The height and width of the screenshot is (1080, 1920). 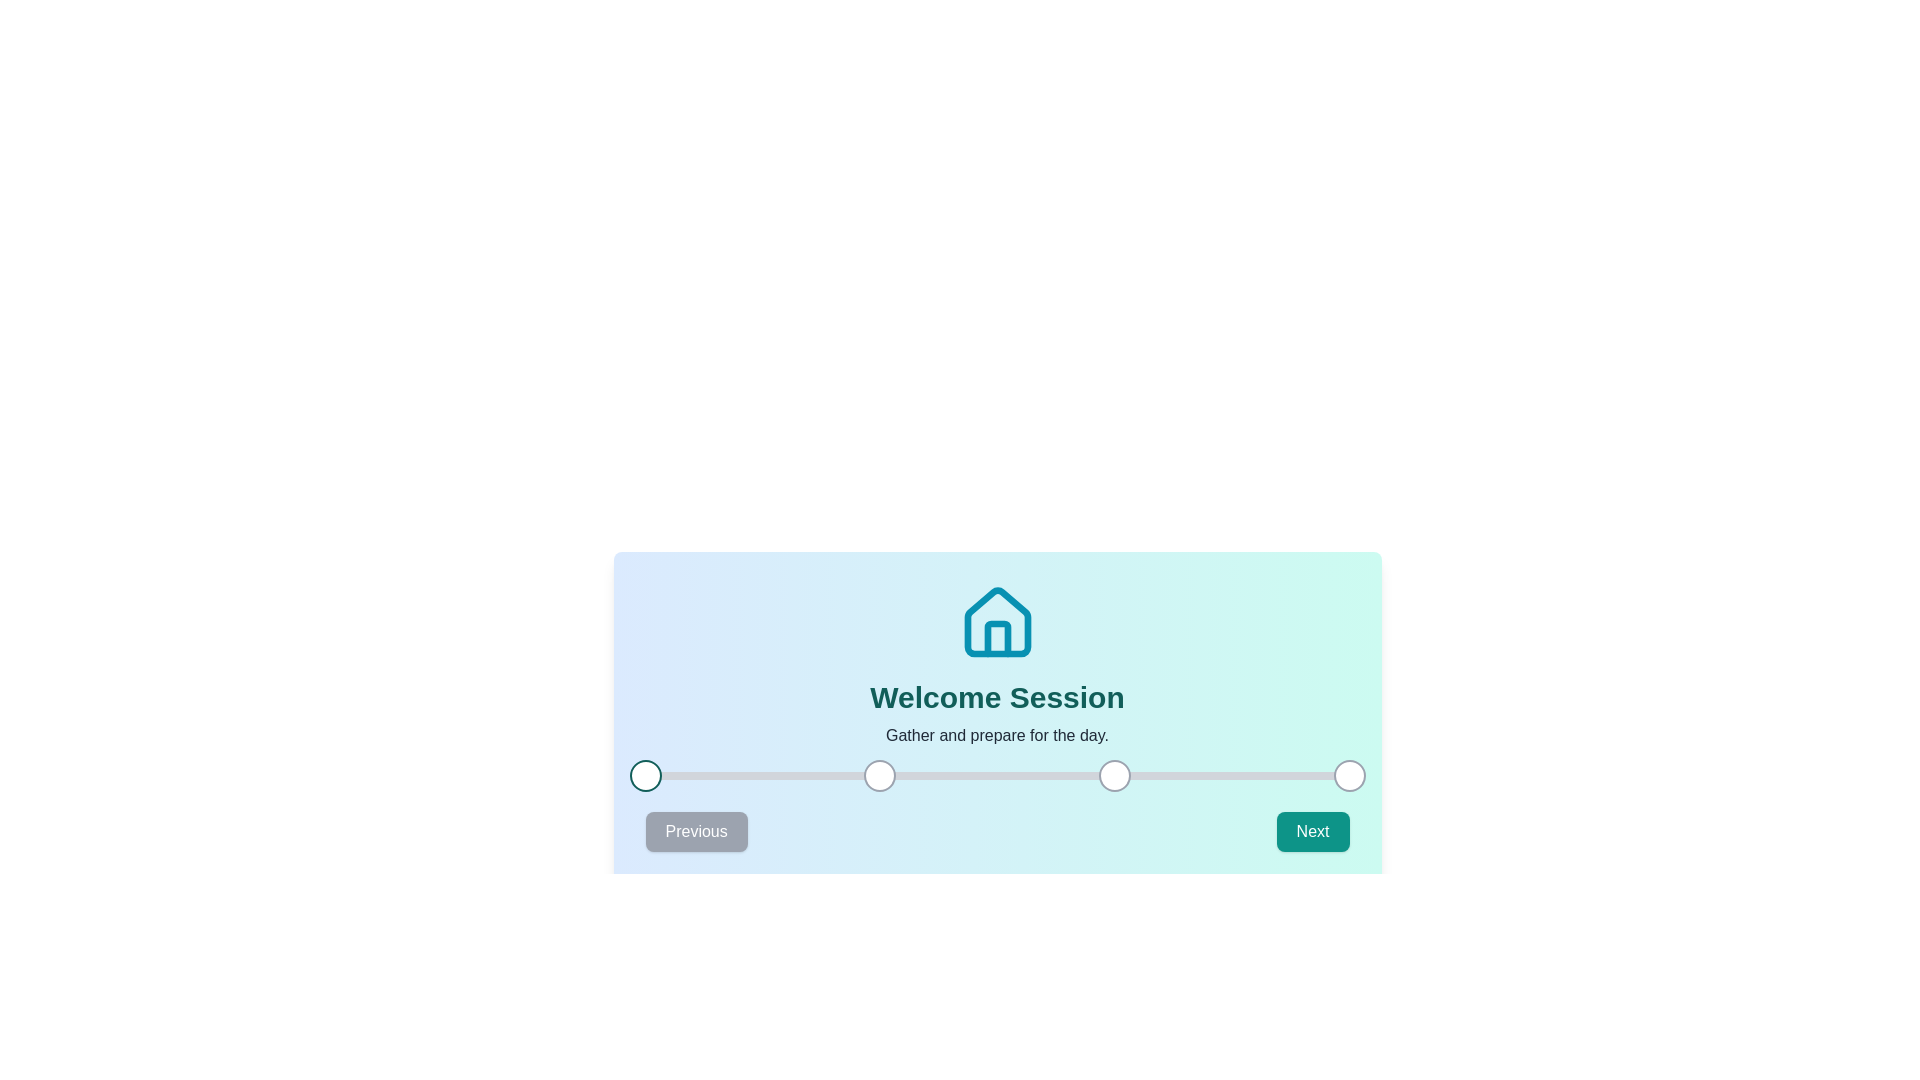 What do you see at coordinates (1313, 832) in the screenshot?
I see `the Next button to navigate to the Next step` at bounding box center [1313, 832].